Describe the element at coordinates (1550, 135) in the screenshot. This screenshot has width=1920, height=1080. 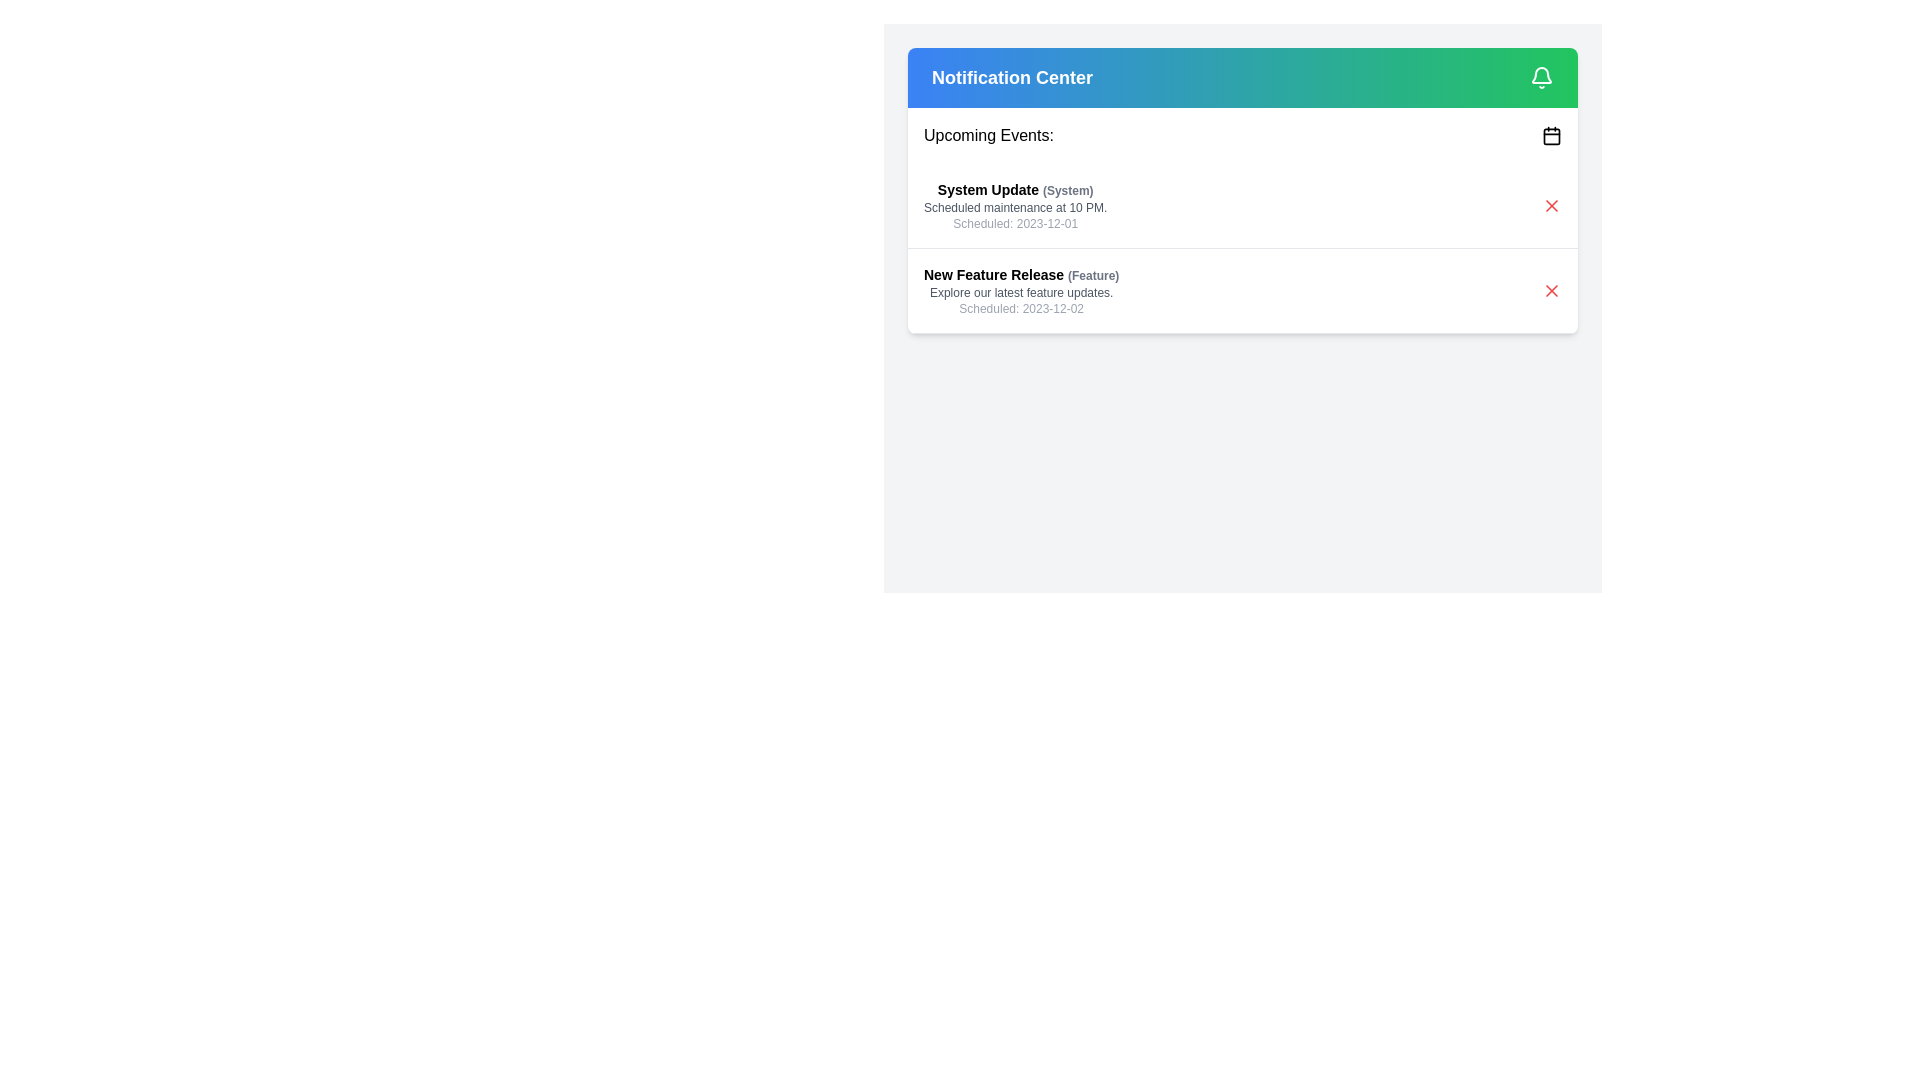
I see `the minimalistic calendar icon located in the top-right corner of the notification panel` at that location.